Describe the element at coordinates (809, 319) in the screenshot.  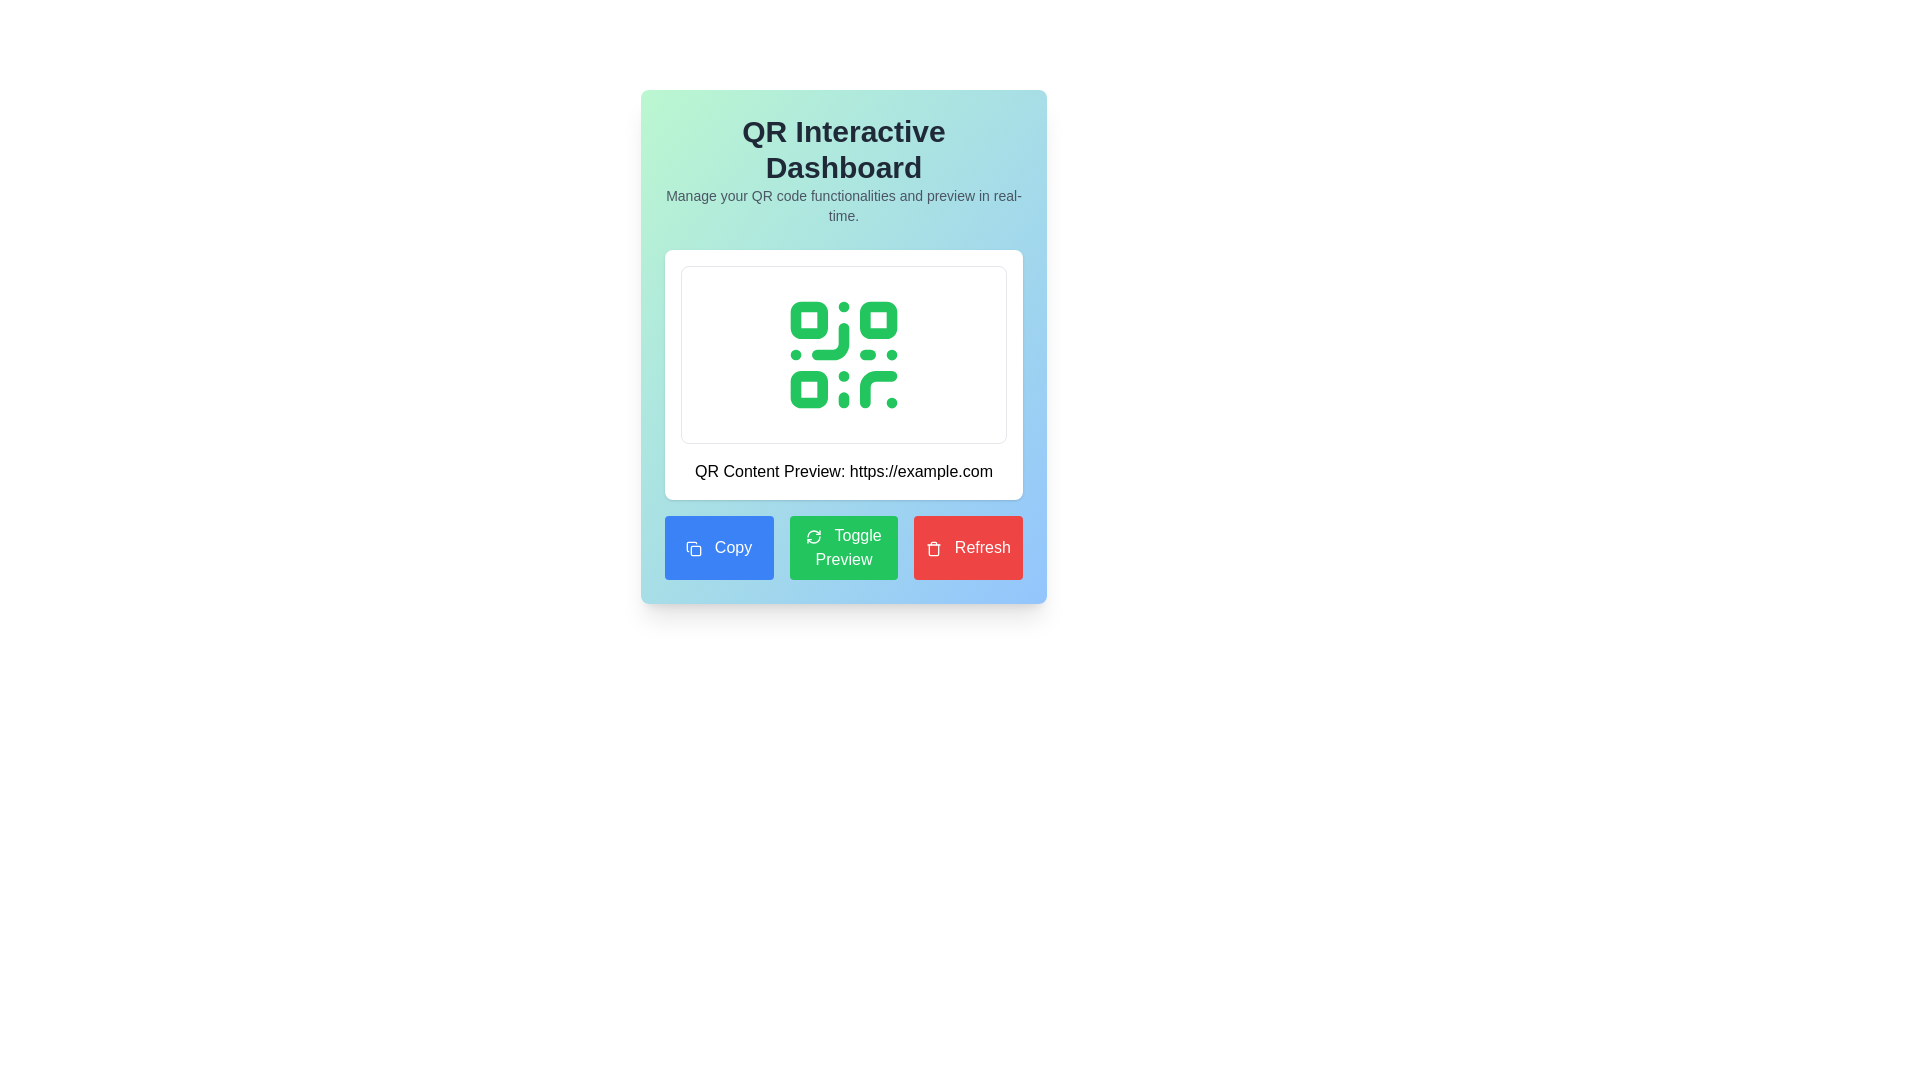
I see `the small green rectangular shape with rounded corners located in the upper-left corner of the QR code graphic` at that location.